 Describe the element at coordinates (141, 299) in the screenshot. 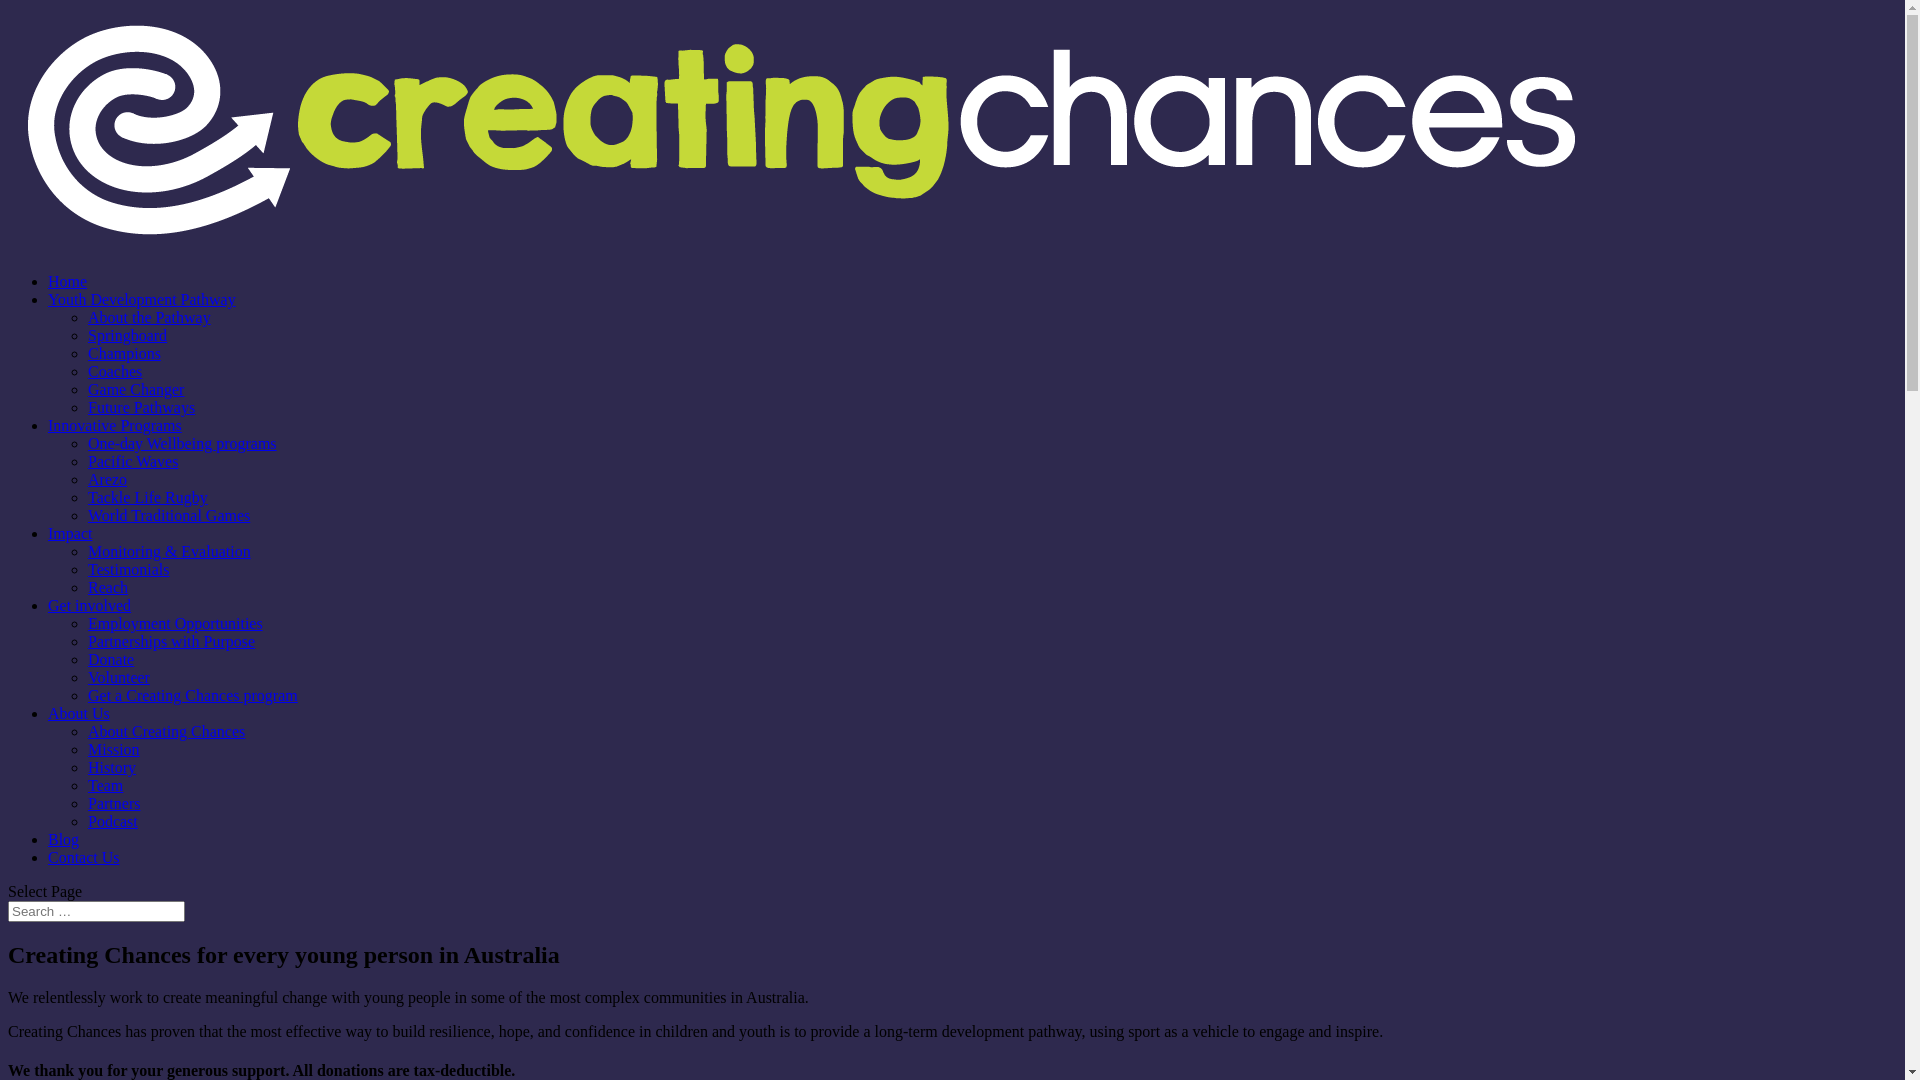

I see `'Youth Development Pathway'` at that location.